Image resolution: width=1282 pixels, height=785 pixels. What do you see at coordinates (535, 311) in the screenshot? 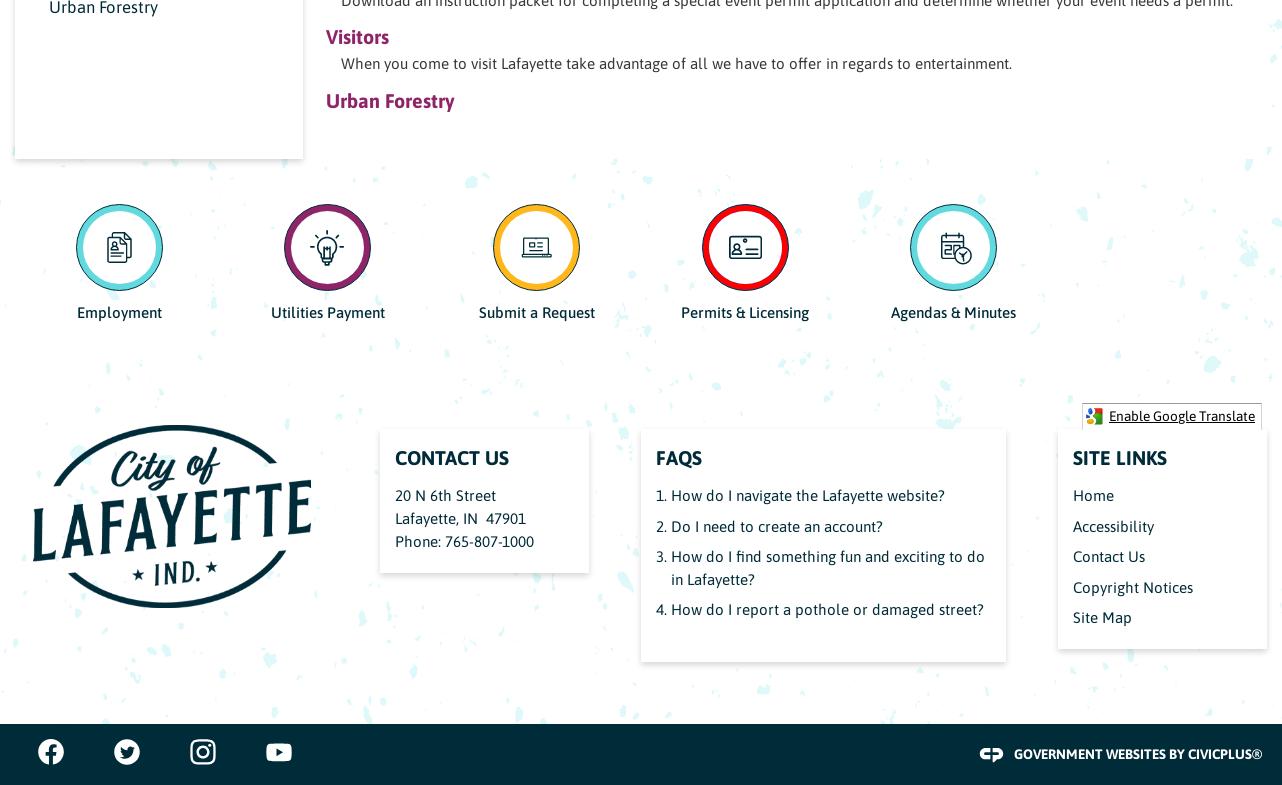
I see `'Submit a Request'` at bounding box center [535, 311].